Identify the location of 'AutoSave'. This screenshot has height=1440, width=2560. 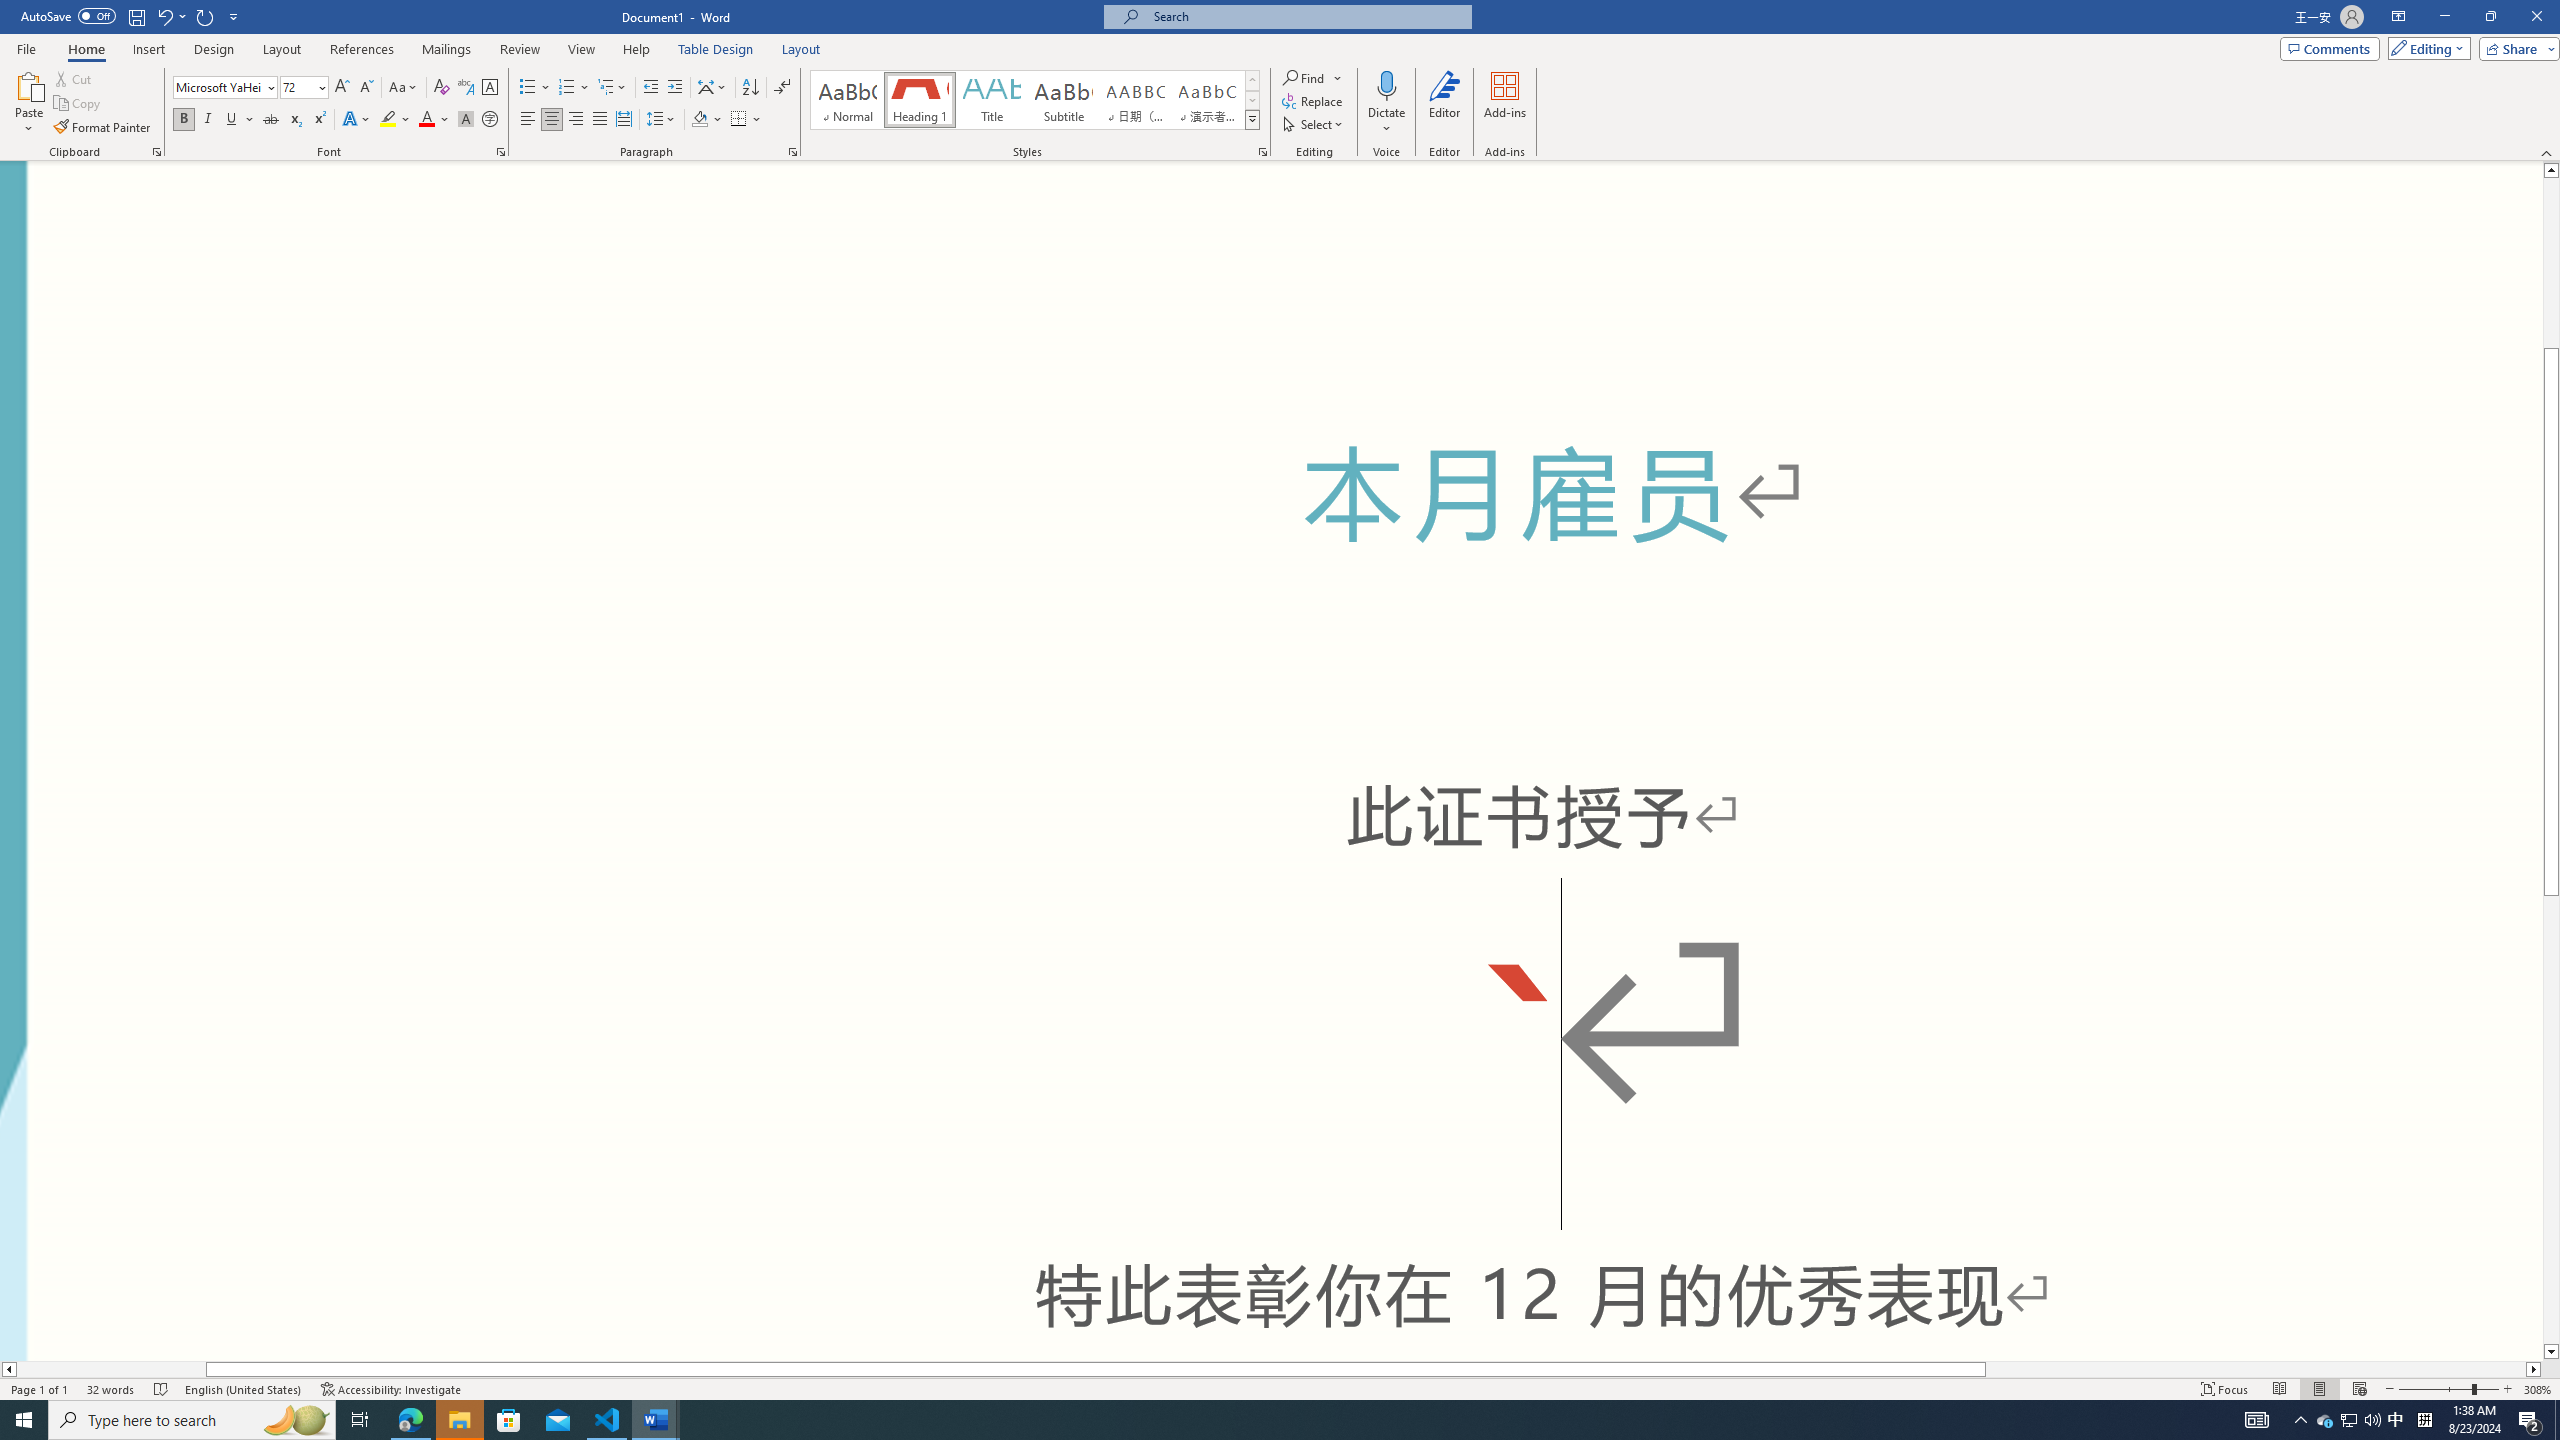
(69, 15).